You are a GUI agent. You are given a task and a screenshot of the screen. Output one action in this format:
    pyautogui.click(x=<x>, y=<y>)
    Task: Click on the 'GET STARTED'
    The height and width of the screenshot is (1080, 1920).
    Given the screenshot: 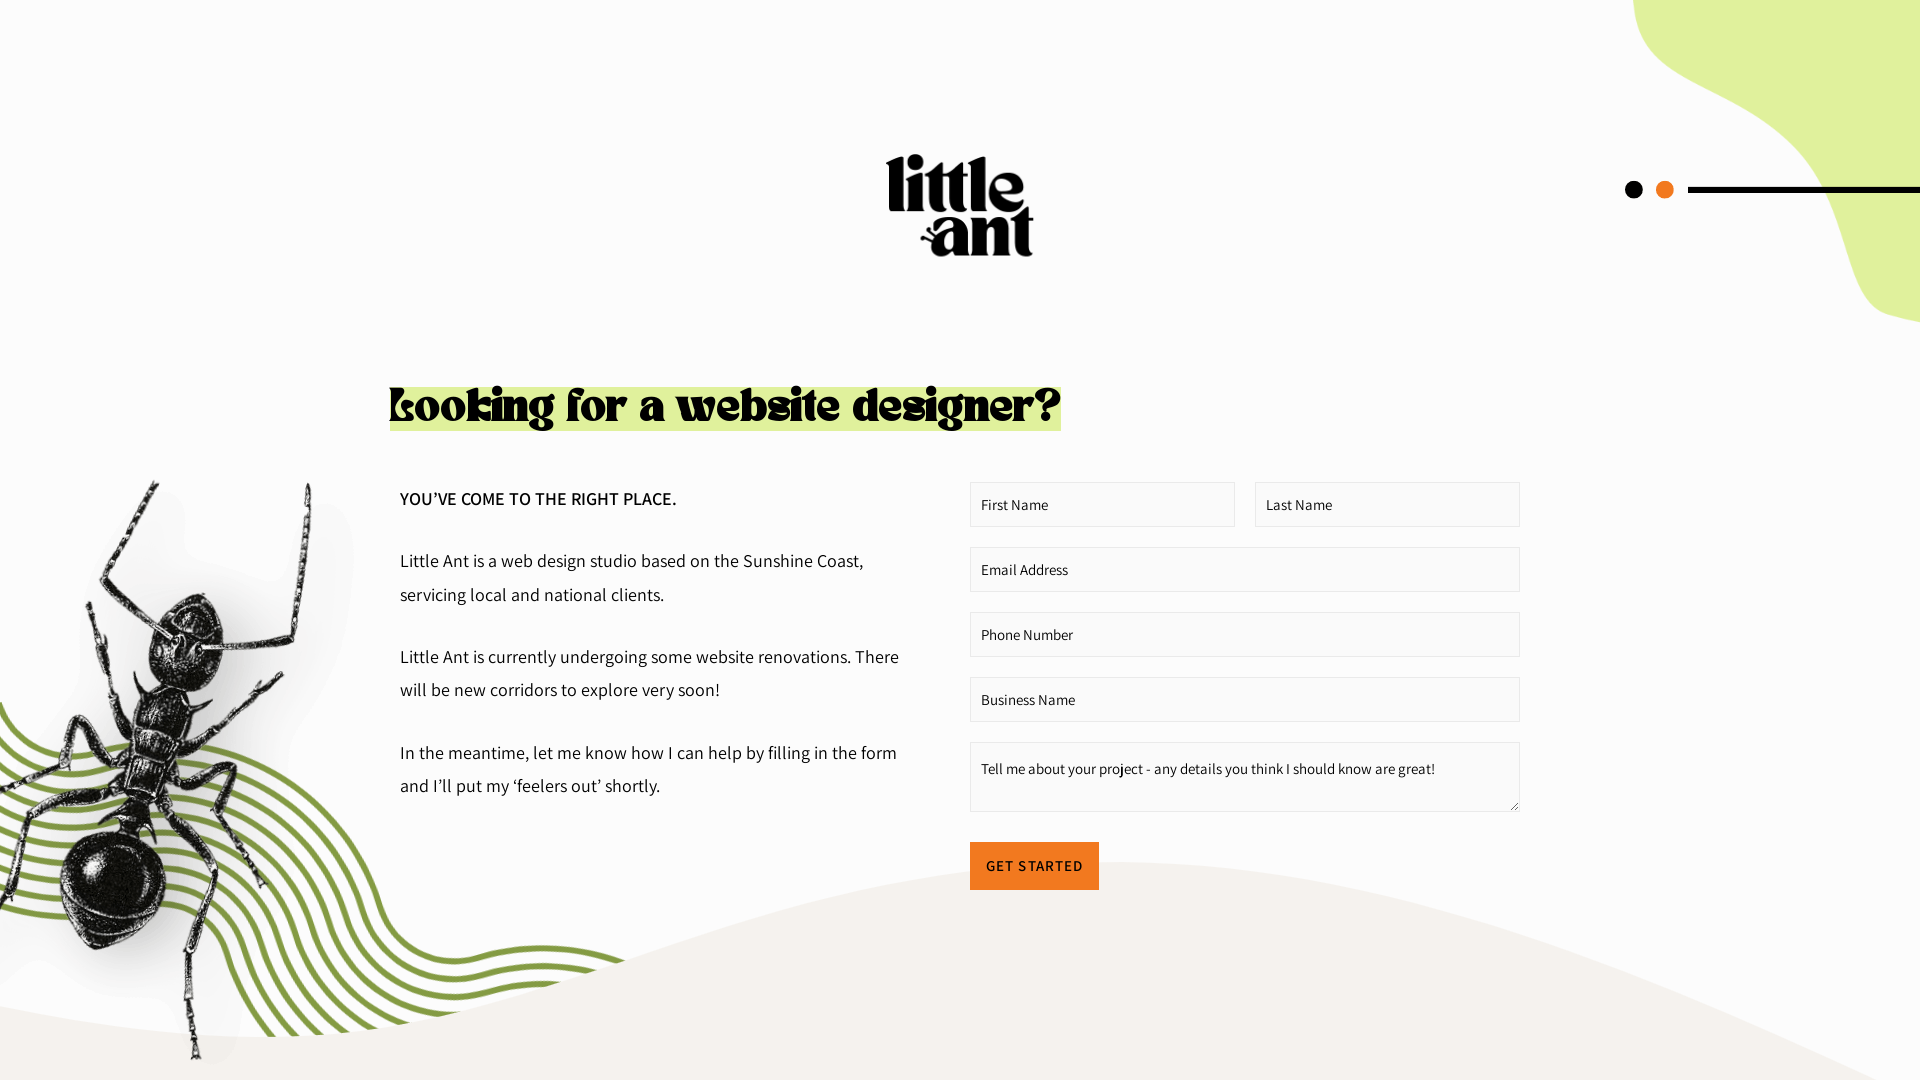 What is the action you would take?
    pyautogui.click(x=1034, y=865)
    